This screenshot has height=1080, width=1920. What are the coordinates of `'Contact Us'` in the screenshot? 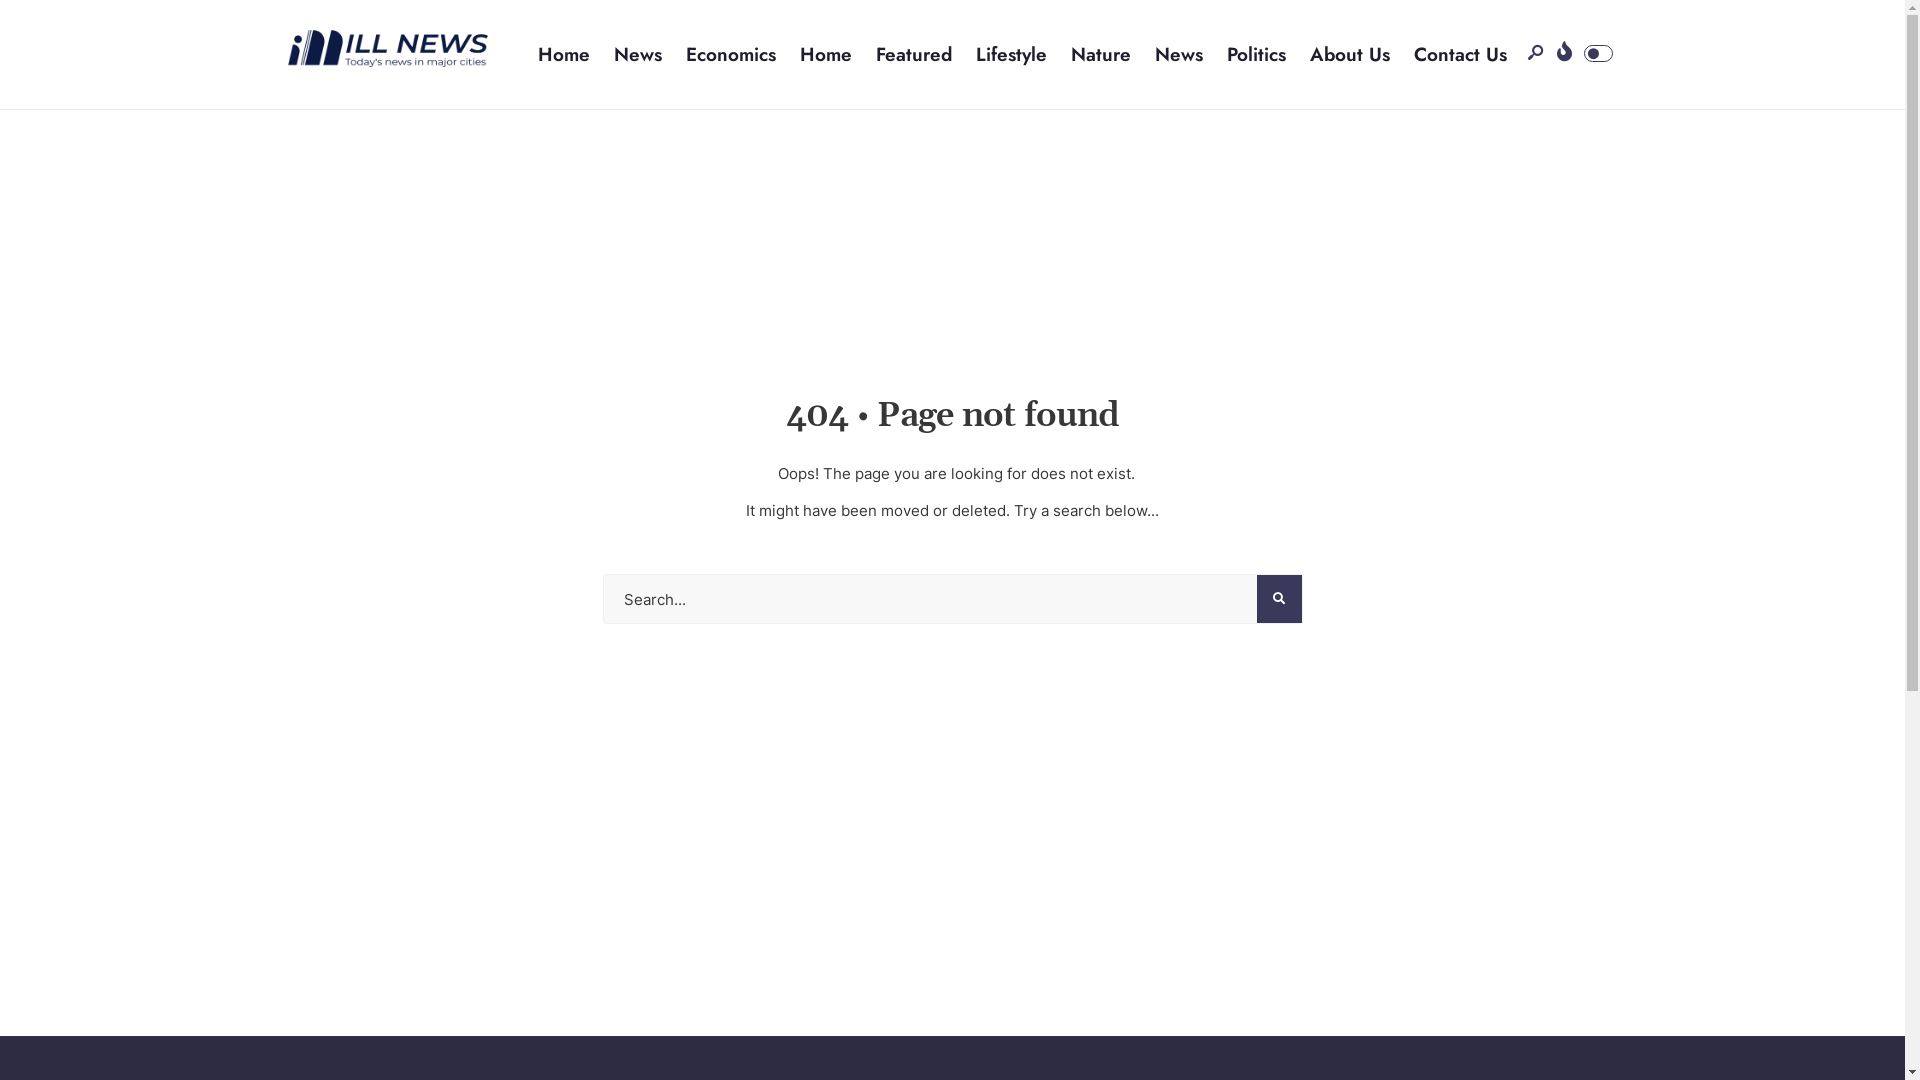 It's located at (1460, 53).